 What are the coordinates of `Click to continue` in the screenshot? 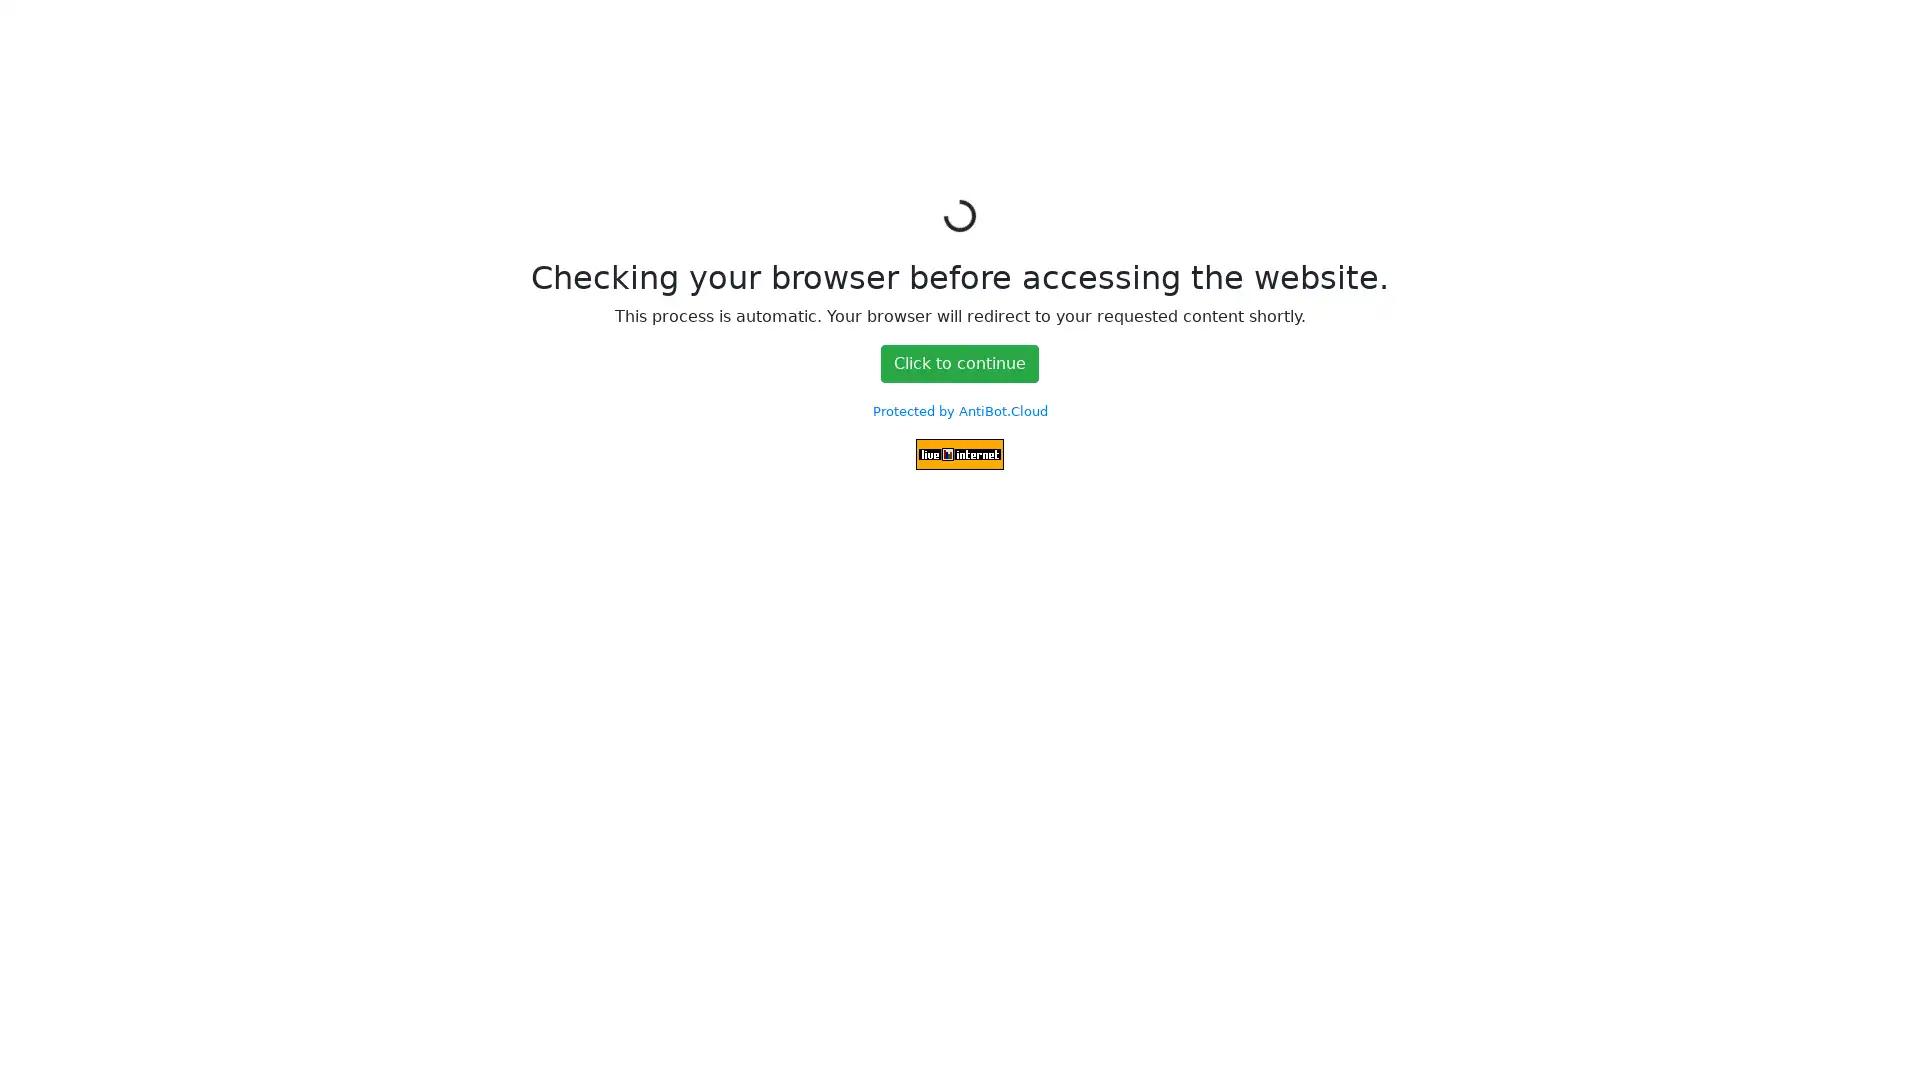 It's located at (960, 363).